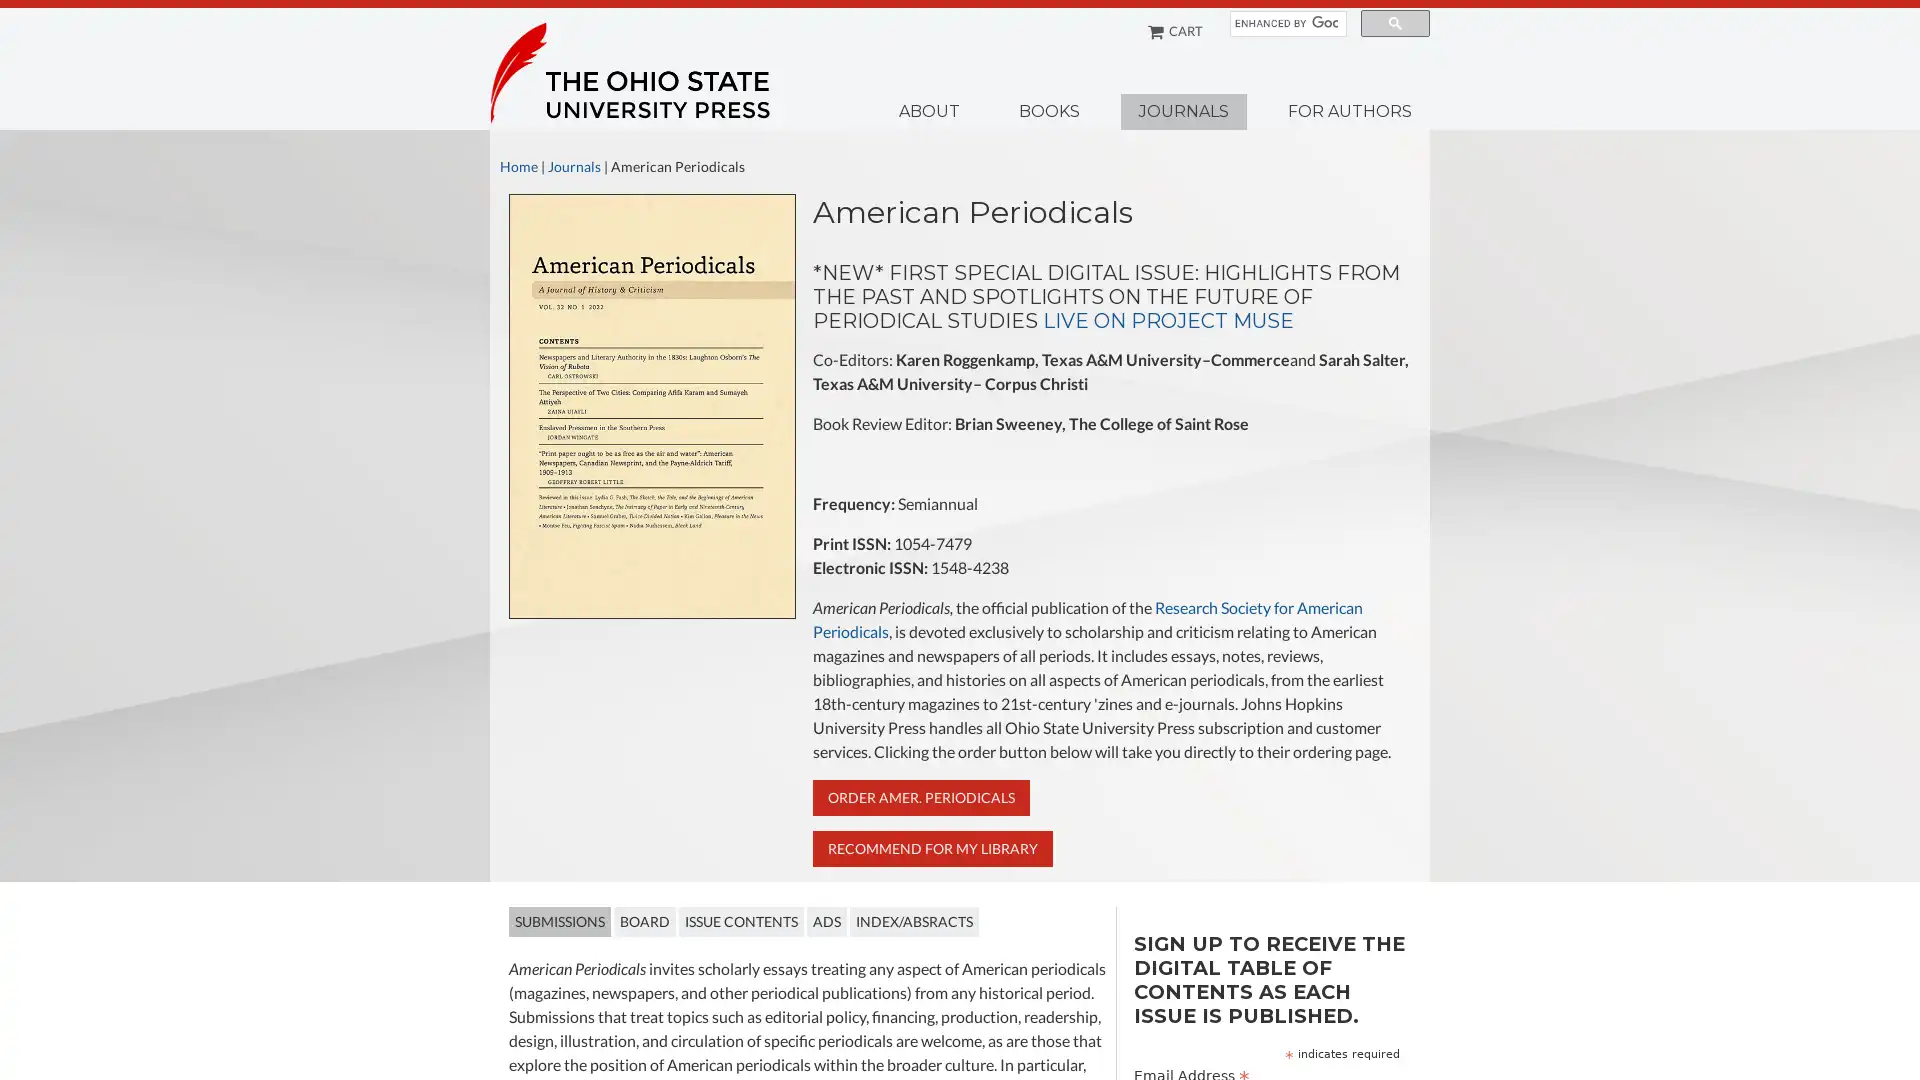  Describe the element at coordinates (1394, 23) in the screenshot. I see `search` at that location.